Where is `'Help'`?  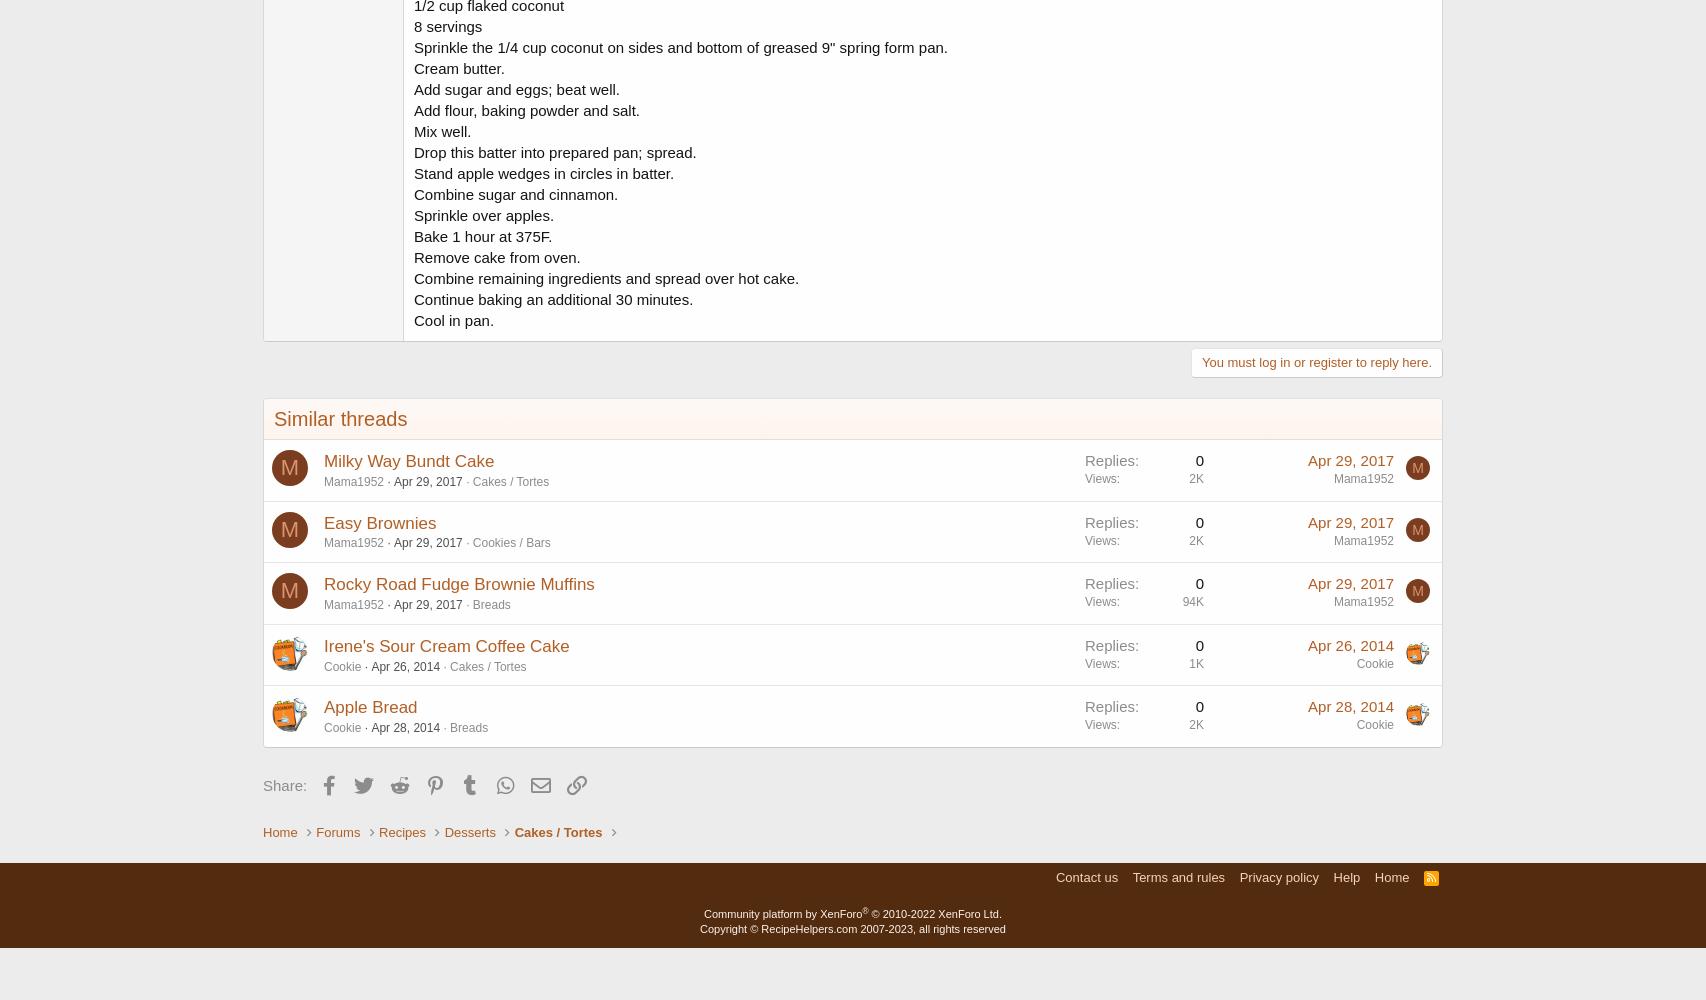
'Help' is located at coordinates (1345, 876).